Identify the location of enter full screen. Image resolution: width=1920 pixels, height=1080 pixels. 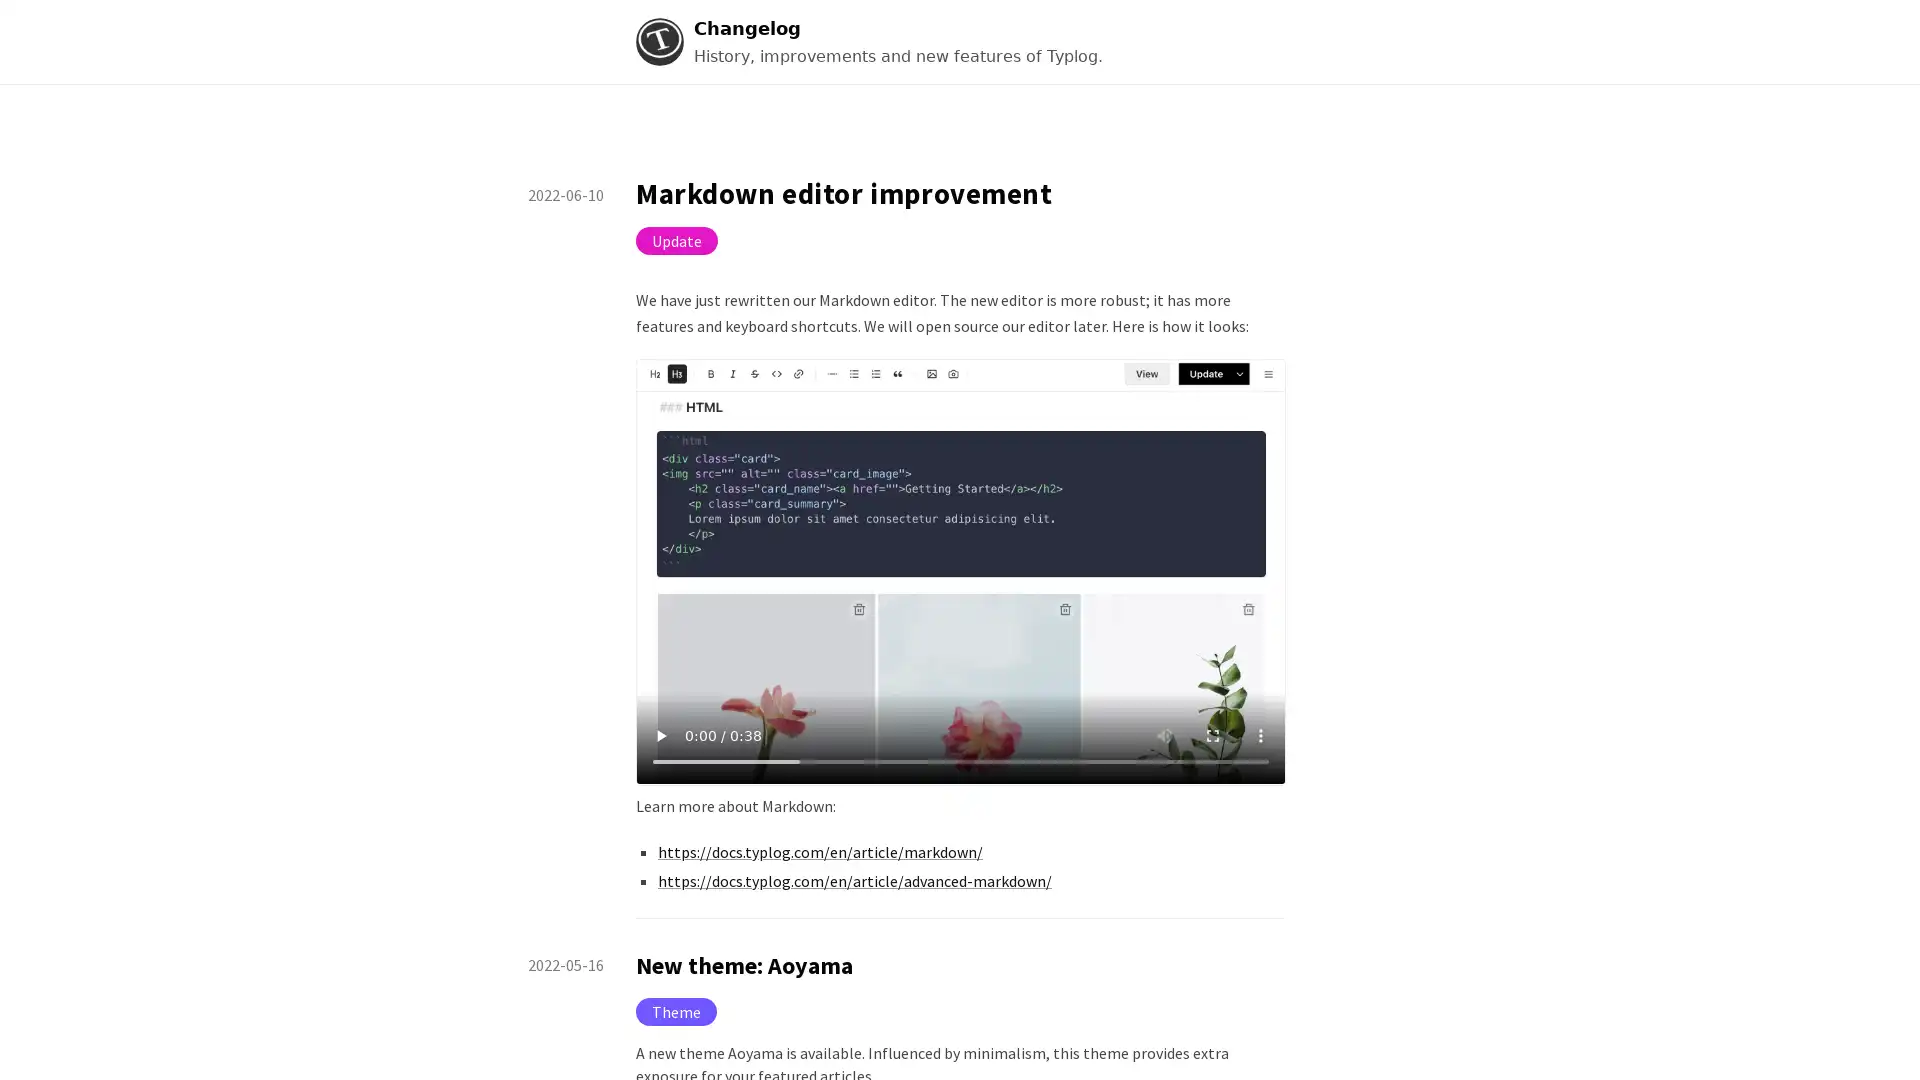
(1212, 736).